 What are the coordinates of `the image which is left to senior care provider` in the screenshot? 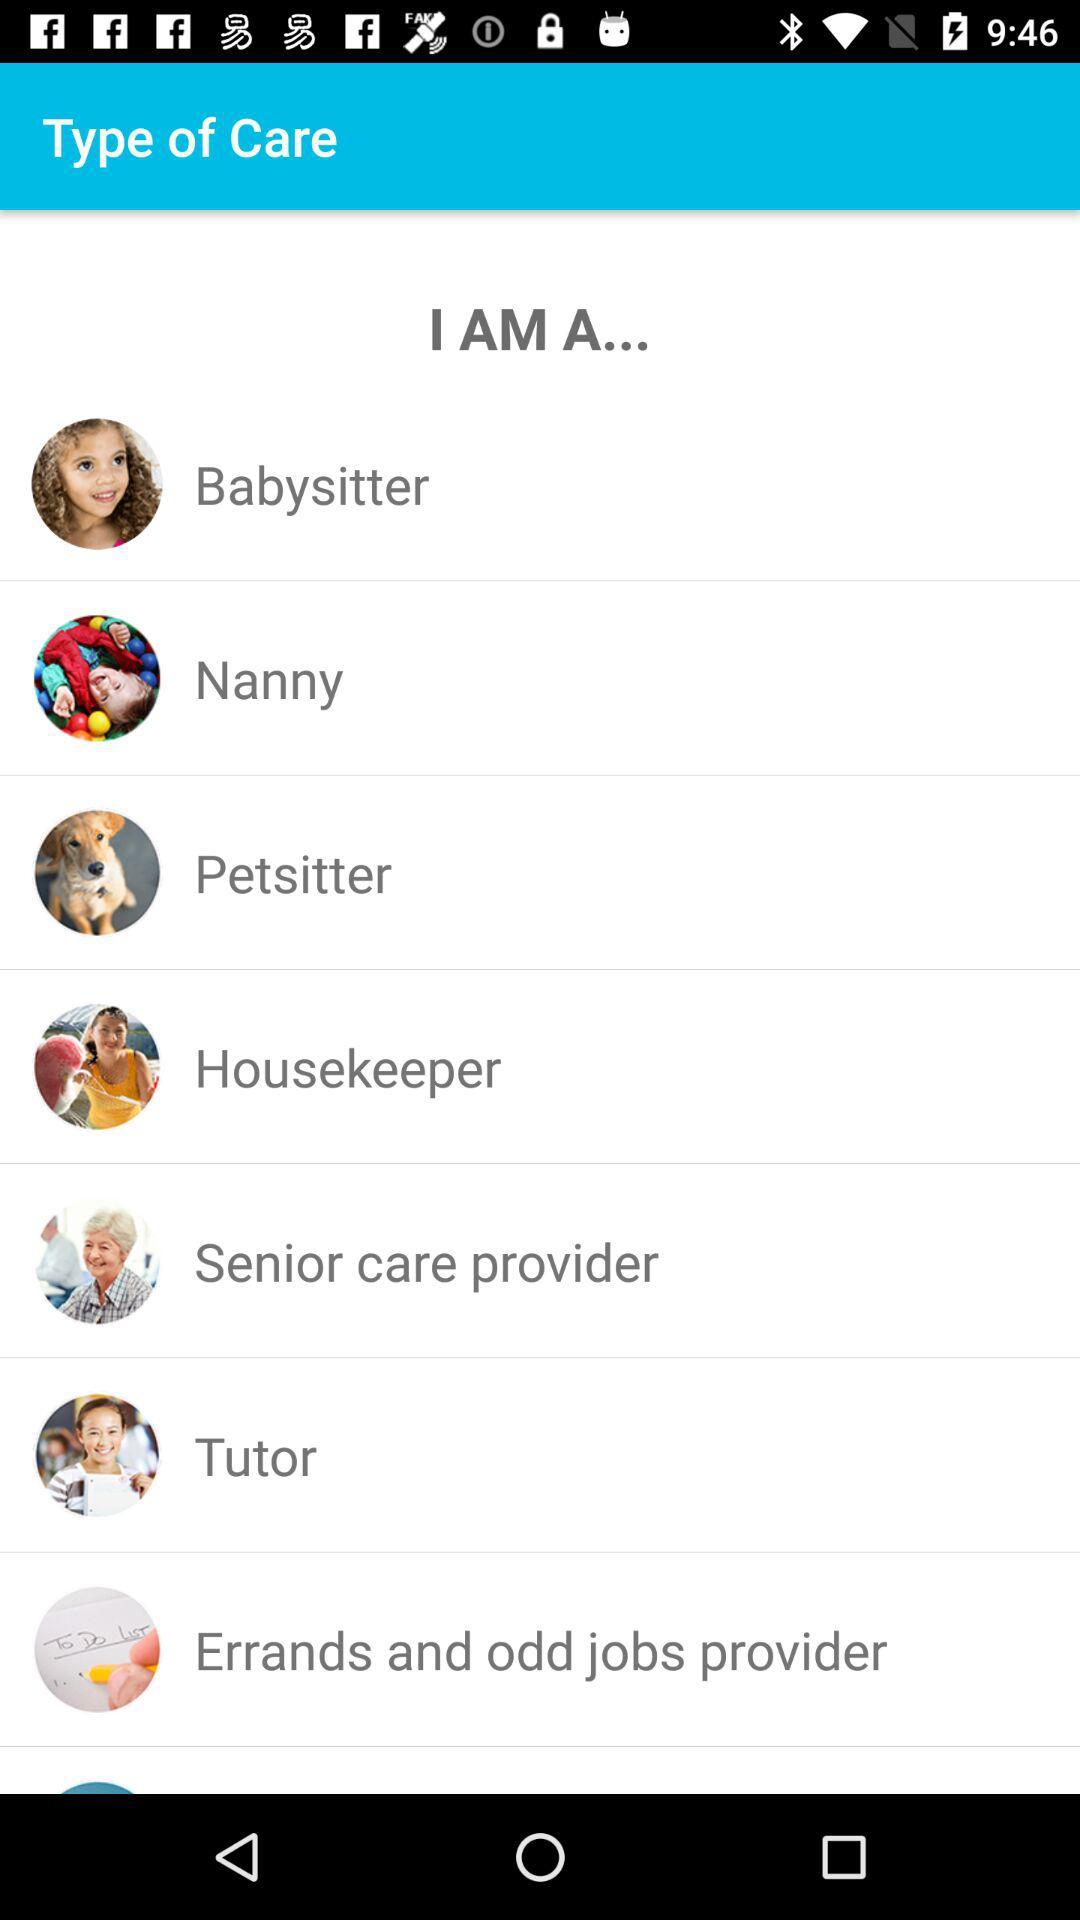 It's located at (97, 1260).